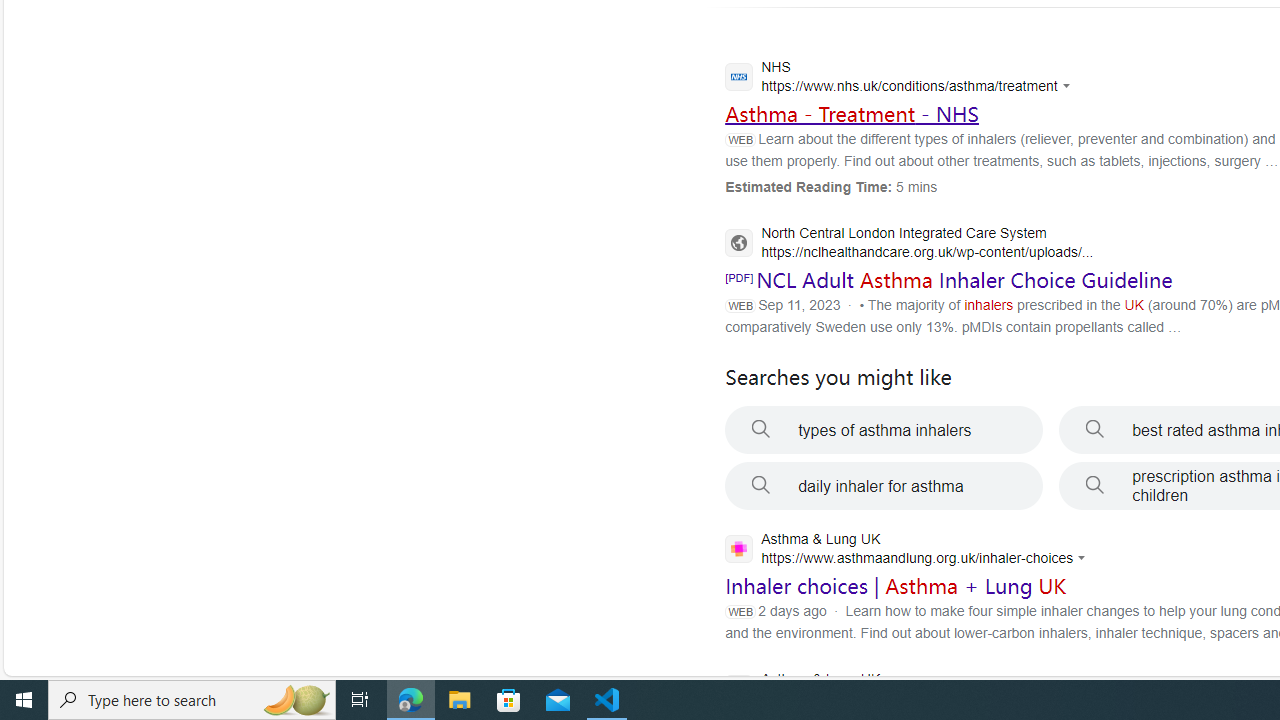  Describe the element at coordinates (851, 113) in the screenshot. I see `'Asthma - Treatment - NHS'` at that location.